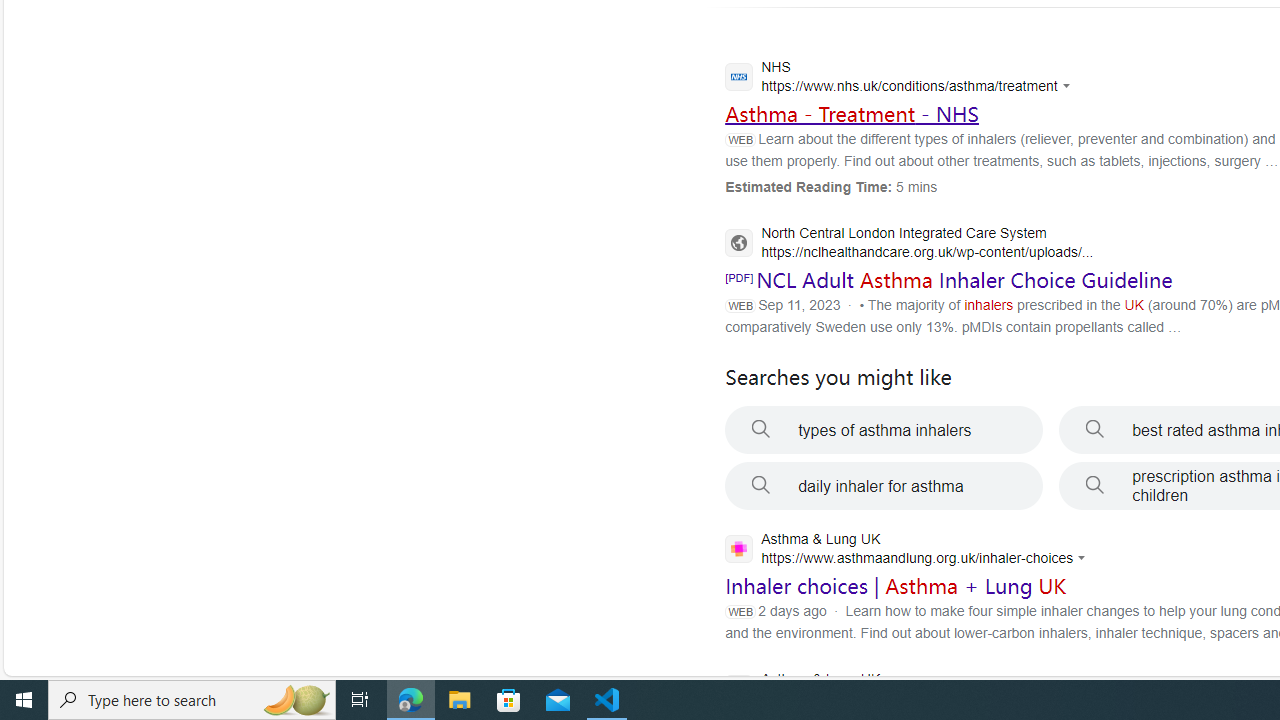  Describe the element at coordinates (851, 113) in the screenshot. I see `'Asthma - Treatment - NHS'` at that location.